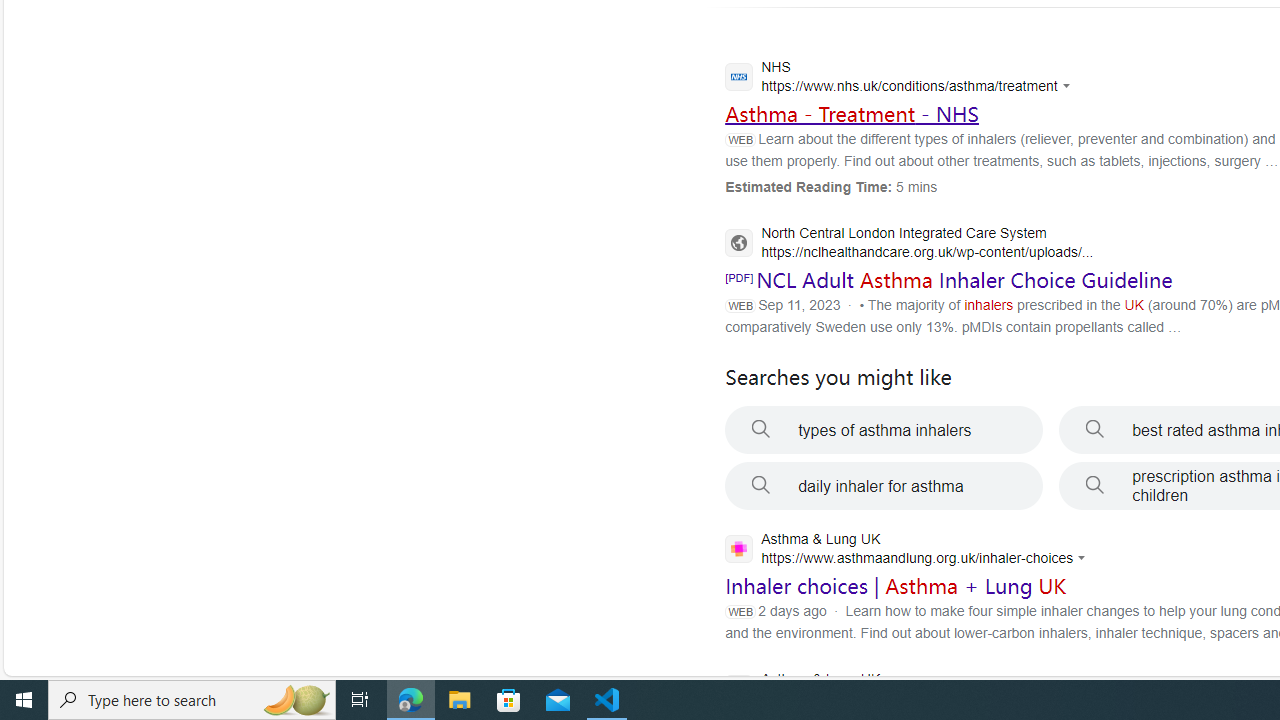  Describe the element at coordinates (851, 113) in the screenshot. I see `'Asthma - Treatment - NHS'` at that location.